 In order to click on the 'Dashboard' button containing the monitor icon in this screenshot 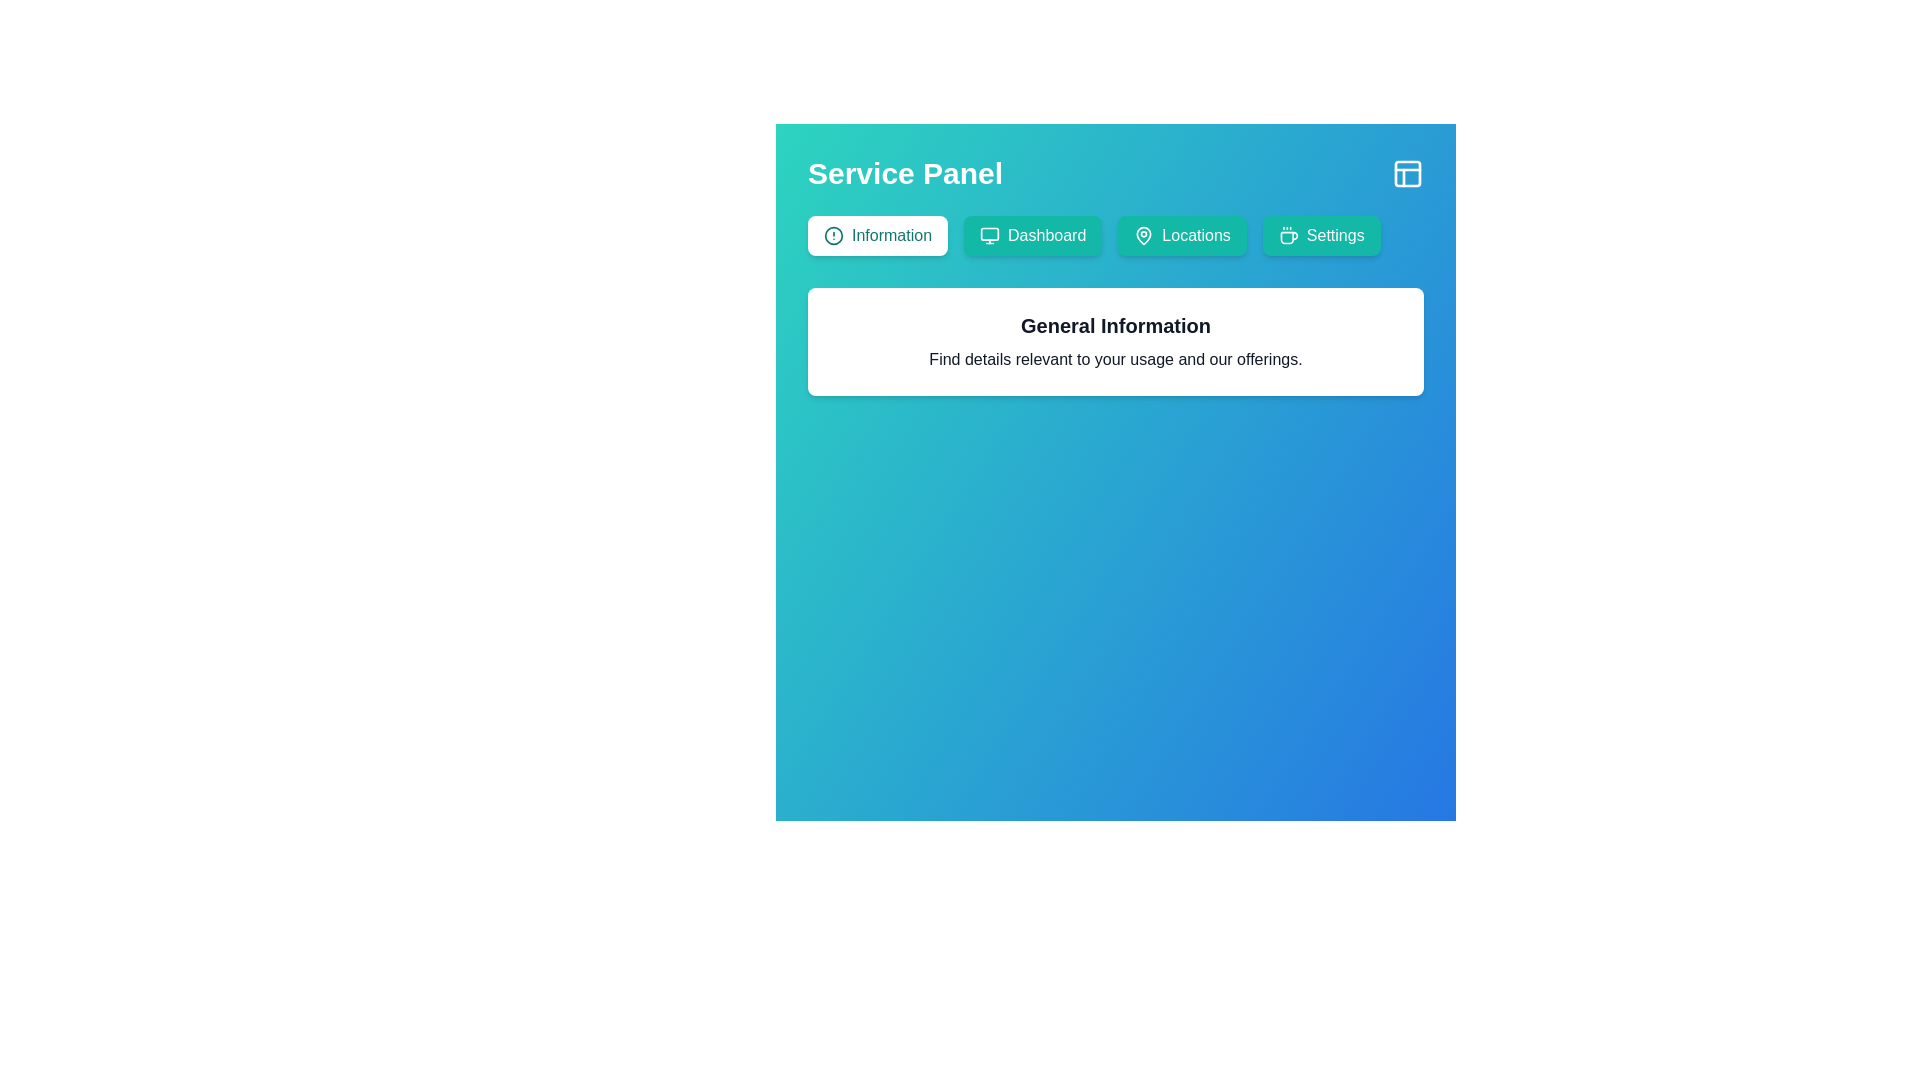, I will do `click(990, 234)`.